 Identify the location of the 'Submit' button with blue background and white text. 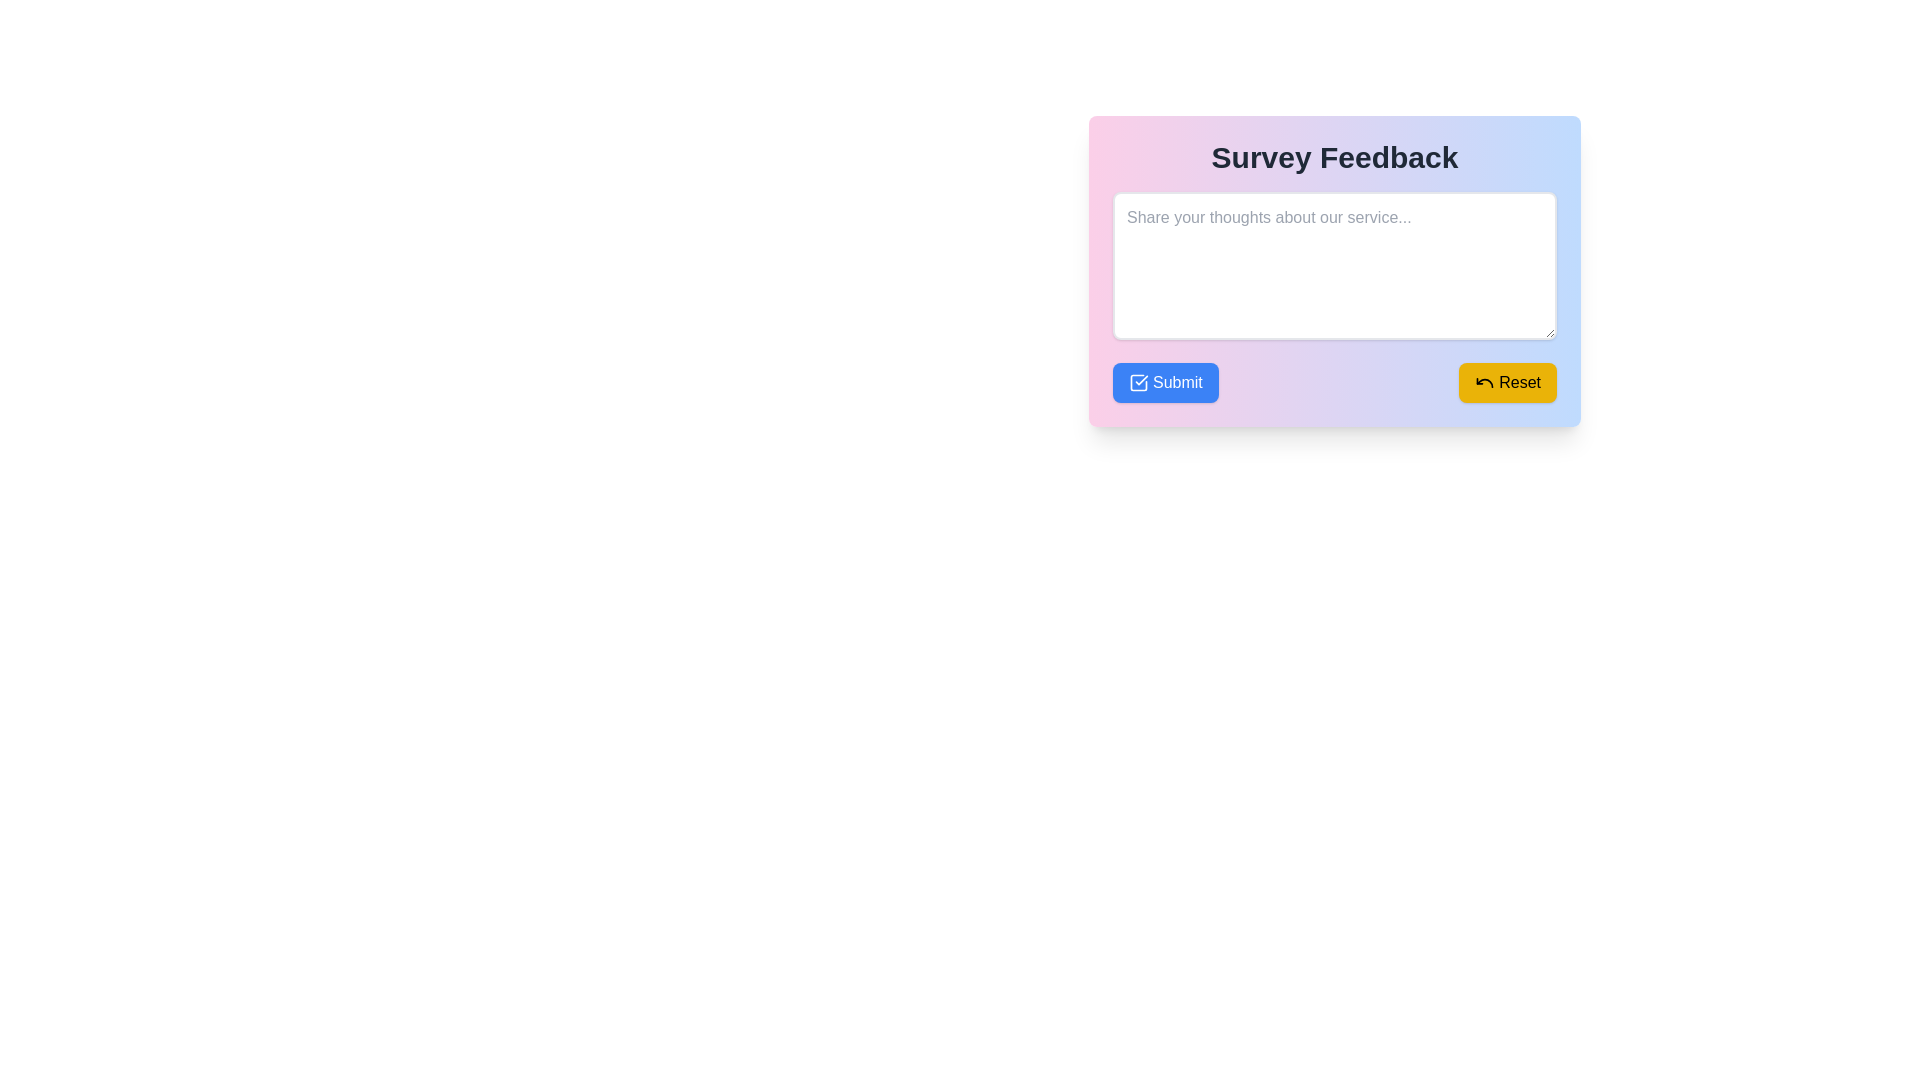
(1165, 382).